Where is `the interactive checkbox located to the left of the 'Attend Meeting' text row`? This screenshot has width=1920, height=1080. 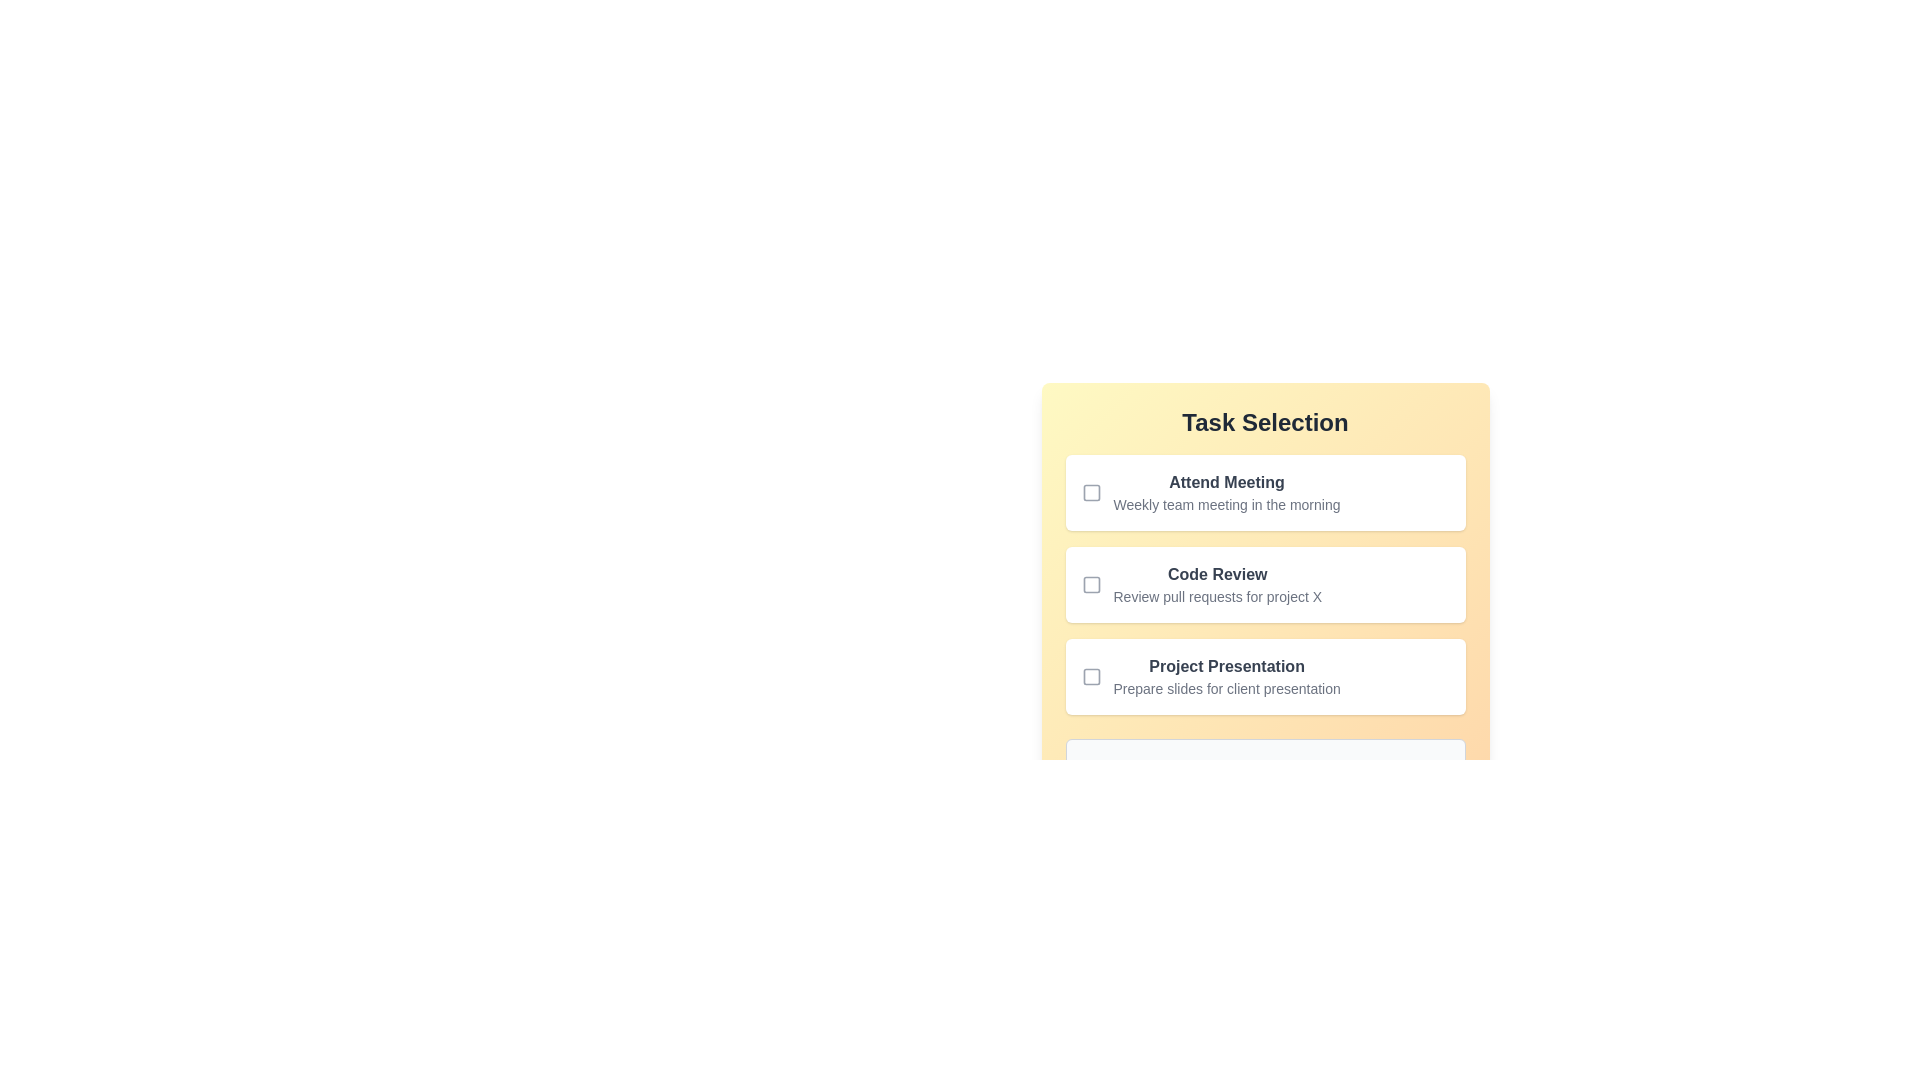 the interactive checkbox located to the left of the 'Attend Meeting' text row is located at coordinates (1090, 493).